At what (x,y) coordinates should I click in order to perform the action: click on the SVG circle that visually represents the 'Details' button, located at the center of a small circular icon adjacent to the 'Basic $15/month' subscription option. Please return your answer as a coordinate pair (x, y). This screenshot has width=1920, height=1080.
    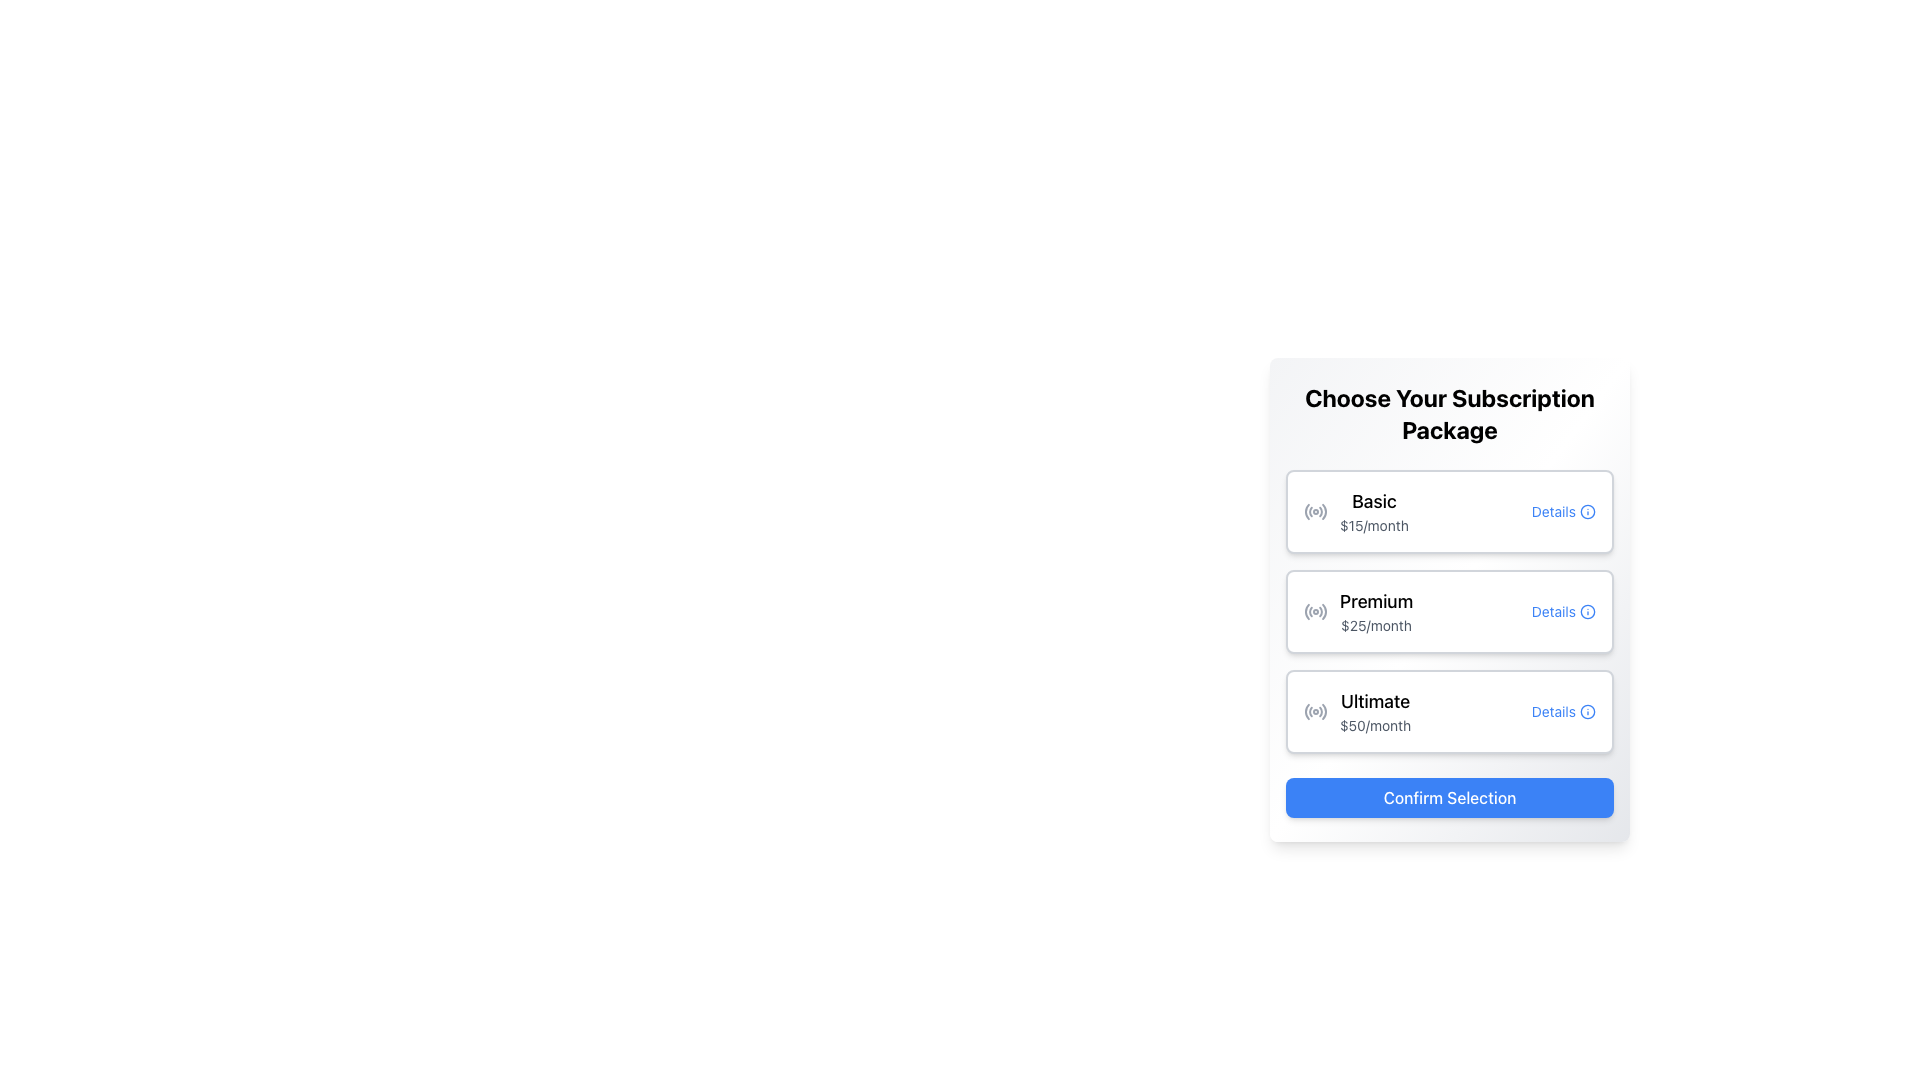
    Looking at the image, I should click on (1587, 511).